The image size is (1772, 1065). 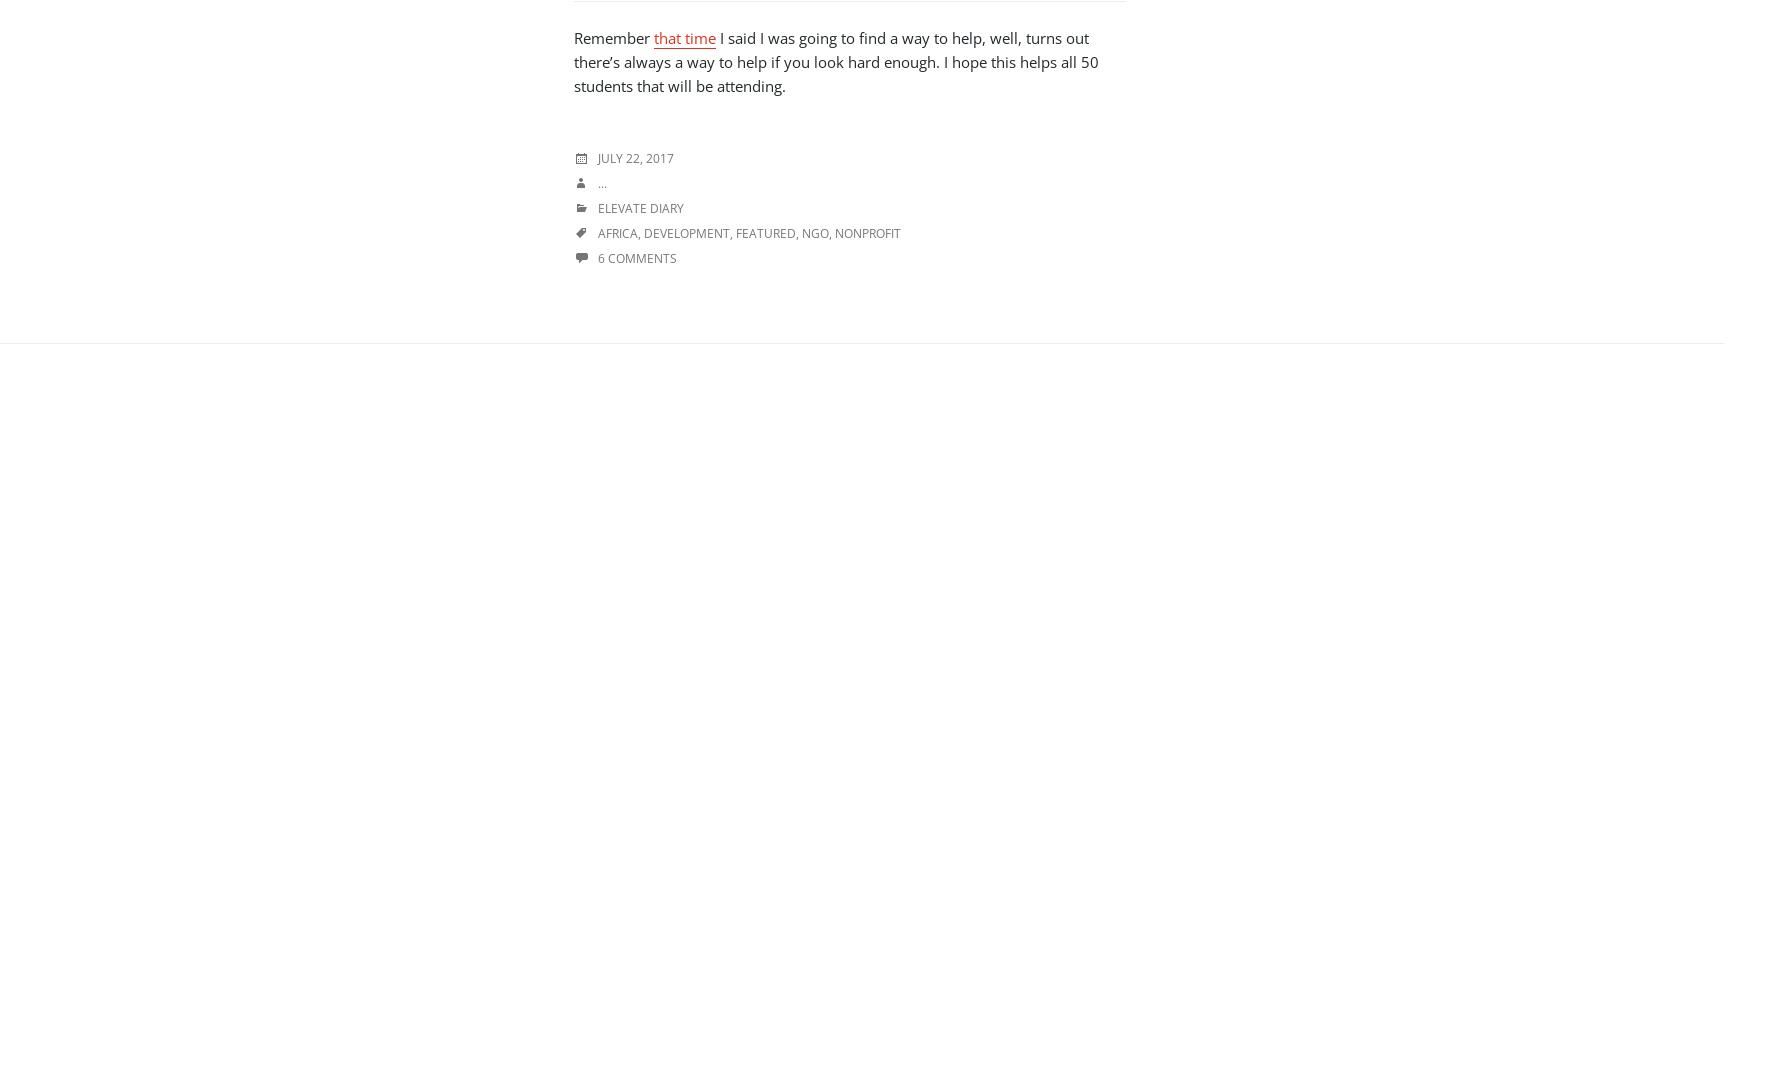 What do you see at coordinates (734, 232) in the screenshot?
I see `'Featured'` at bounding box center [734, 232].